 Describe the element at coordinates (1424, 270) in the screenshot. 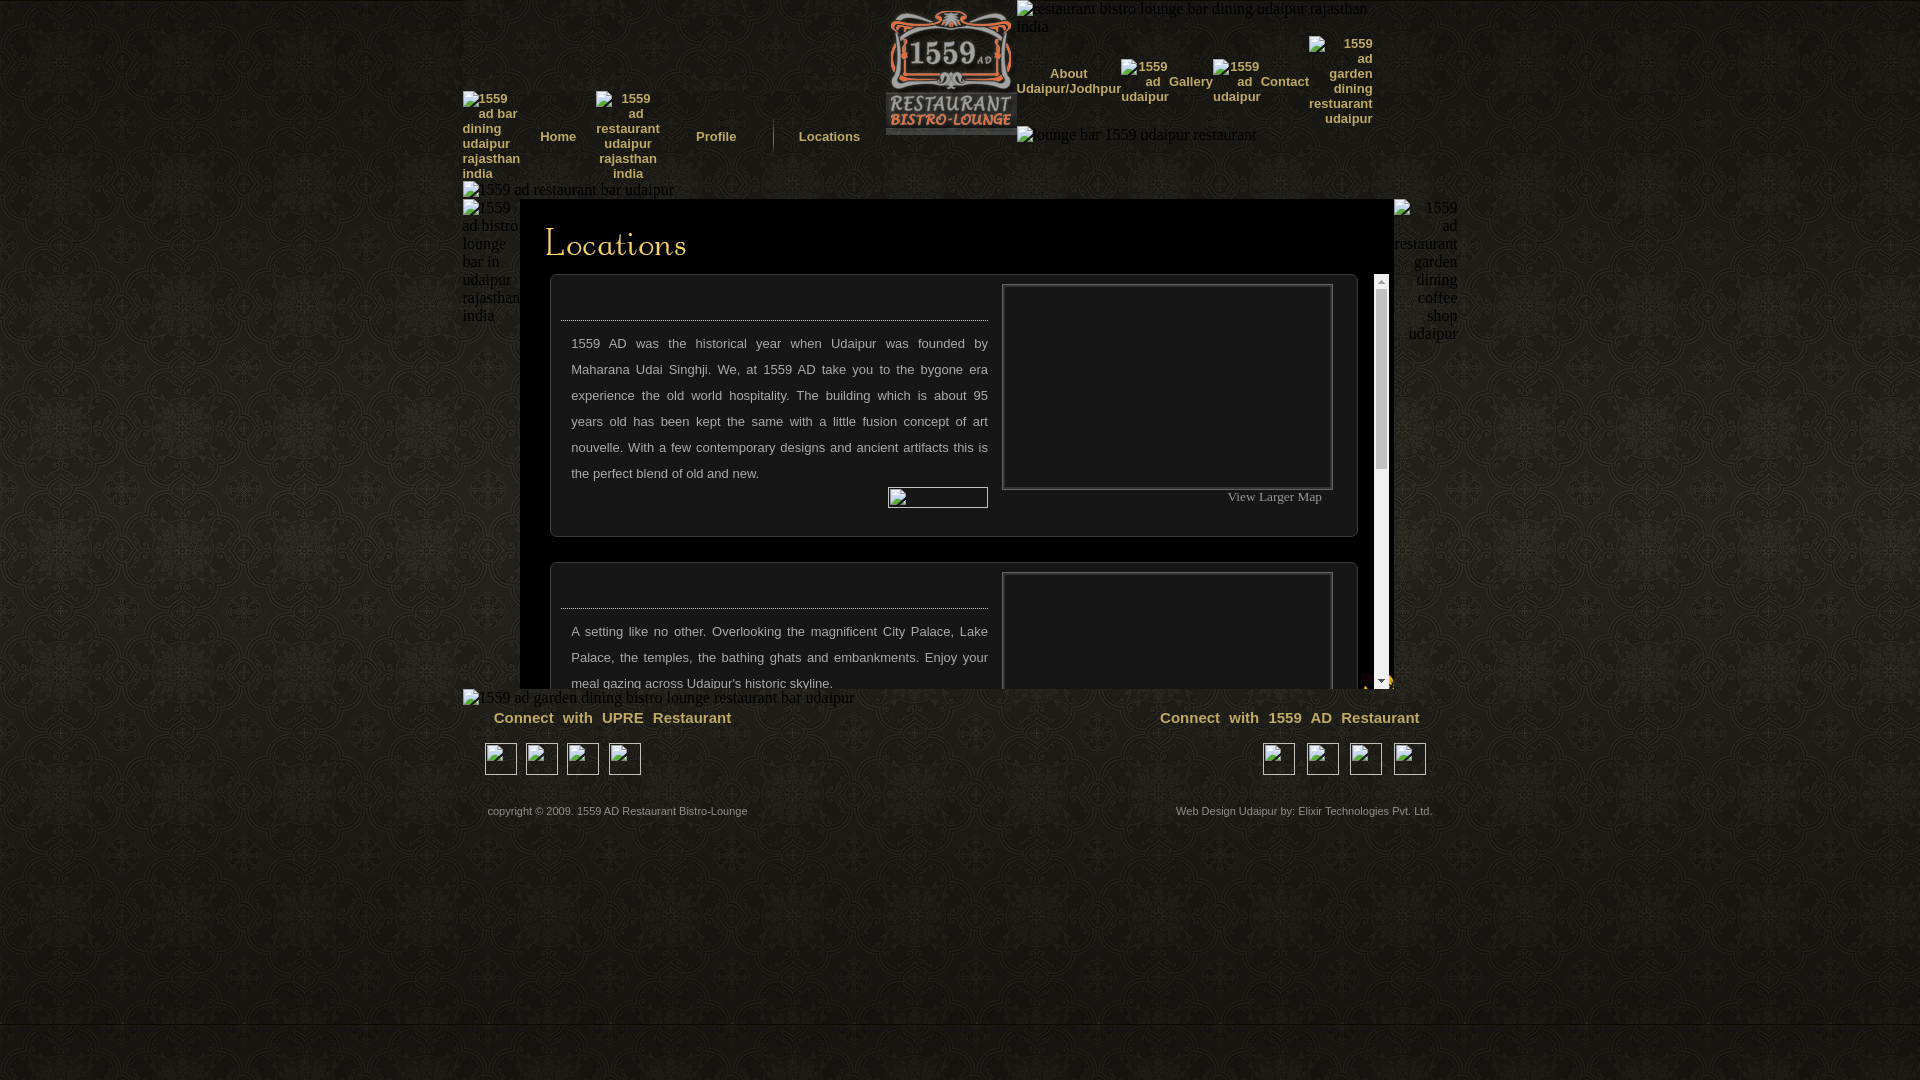

I see `'1559 ad restaurant garden dining coffee shop udaipur'` at that location.